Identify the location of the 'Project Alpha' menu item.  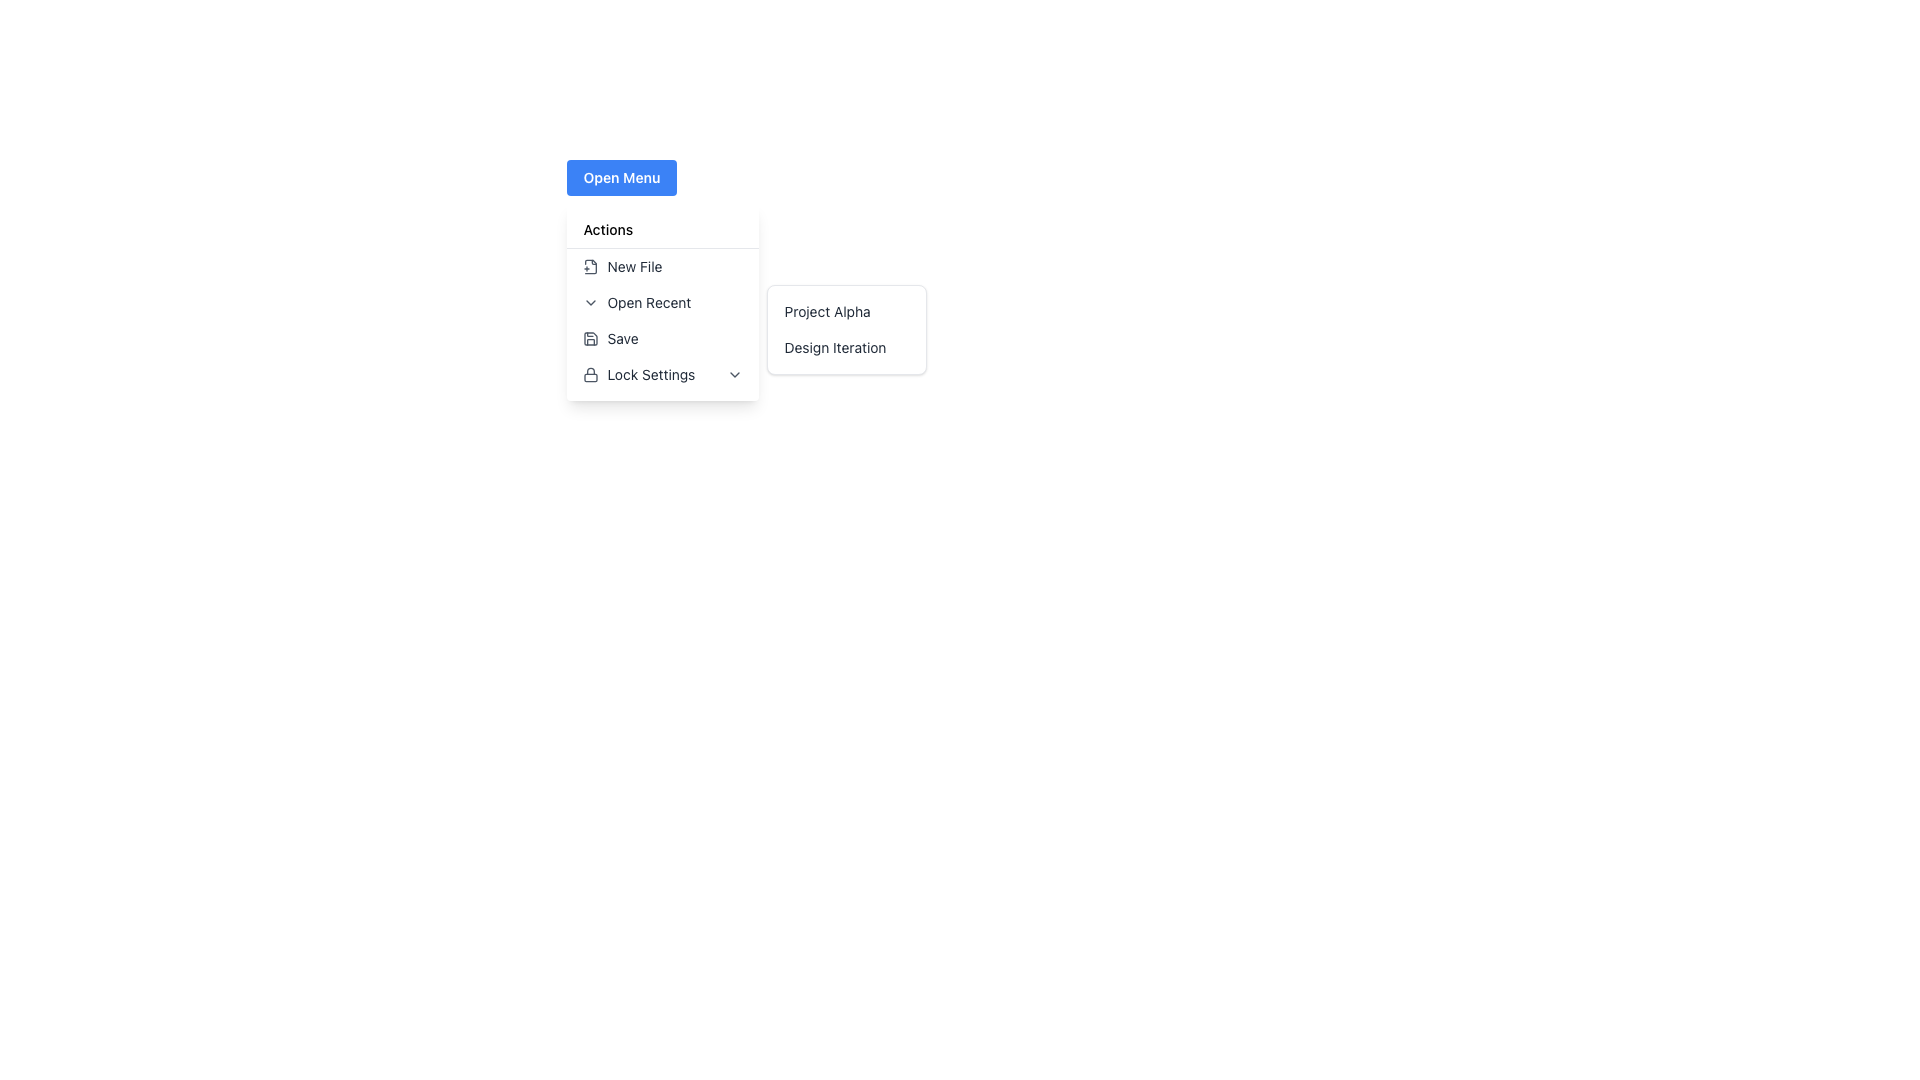
(847, 312).